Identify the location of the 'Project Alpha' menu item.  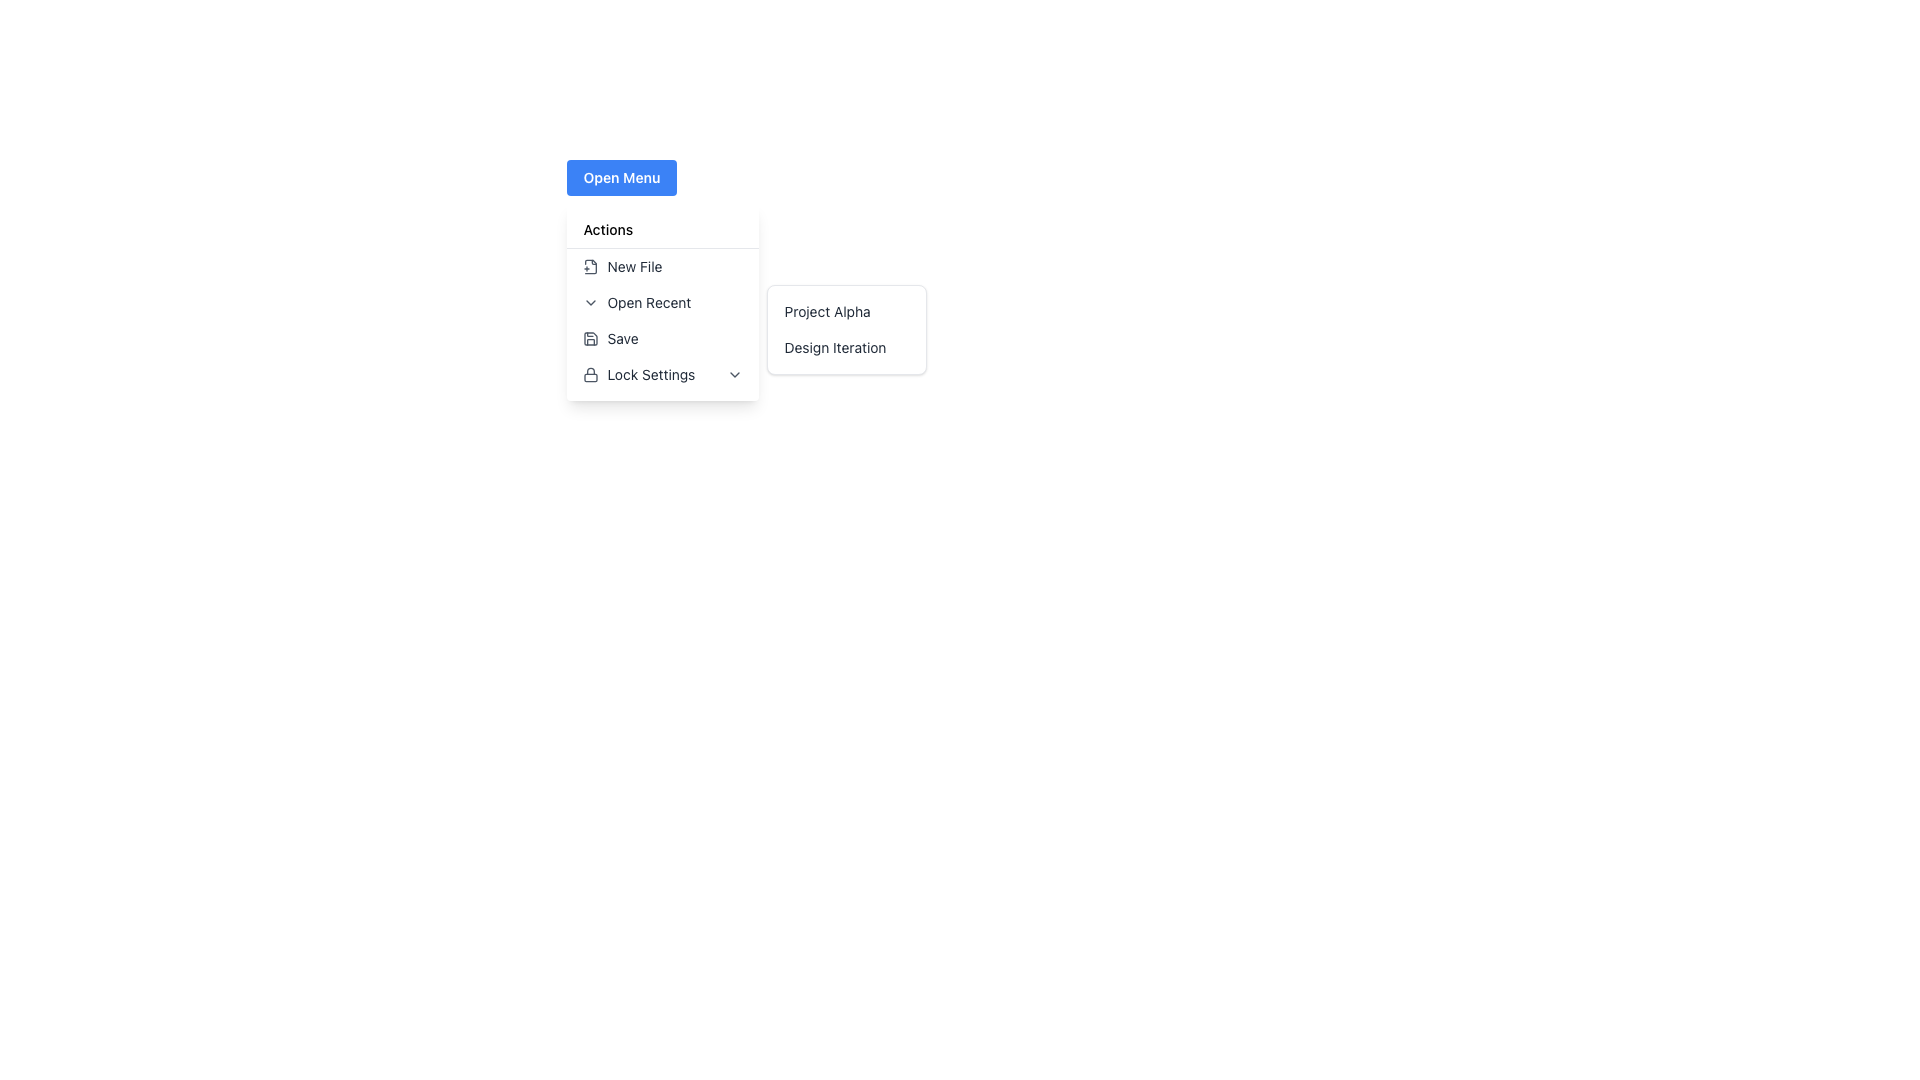
(847, 312).